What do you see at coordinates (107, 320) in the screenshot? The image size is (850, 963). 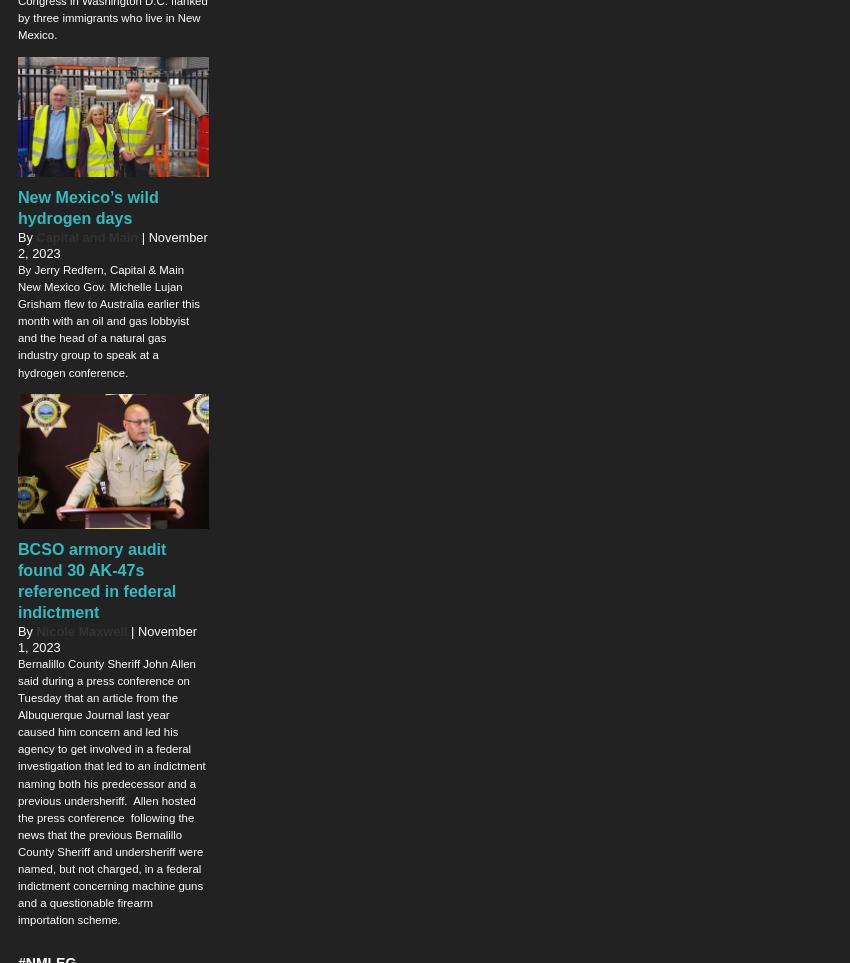 I see `'By Jerry Redfern, Capital & Main  New Mexico Gov. Michelle Lujan Grisham flew to Australia earlier this month with an oil and gas lobbyist and the head of a natural gas industry group to speak at a hydrogen conference.'` at bounding box center [107, 320].